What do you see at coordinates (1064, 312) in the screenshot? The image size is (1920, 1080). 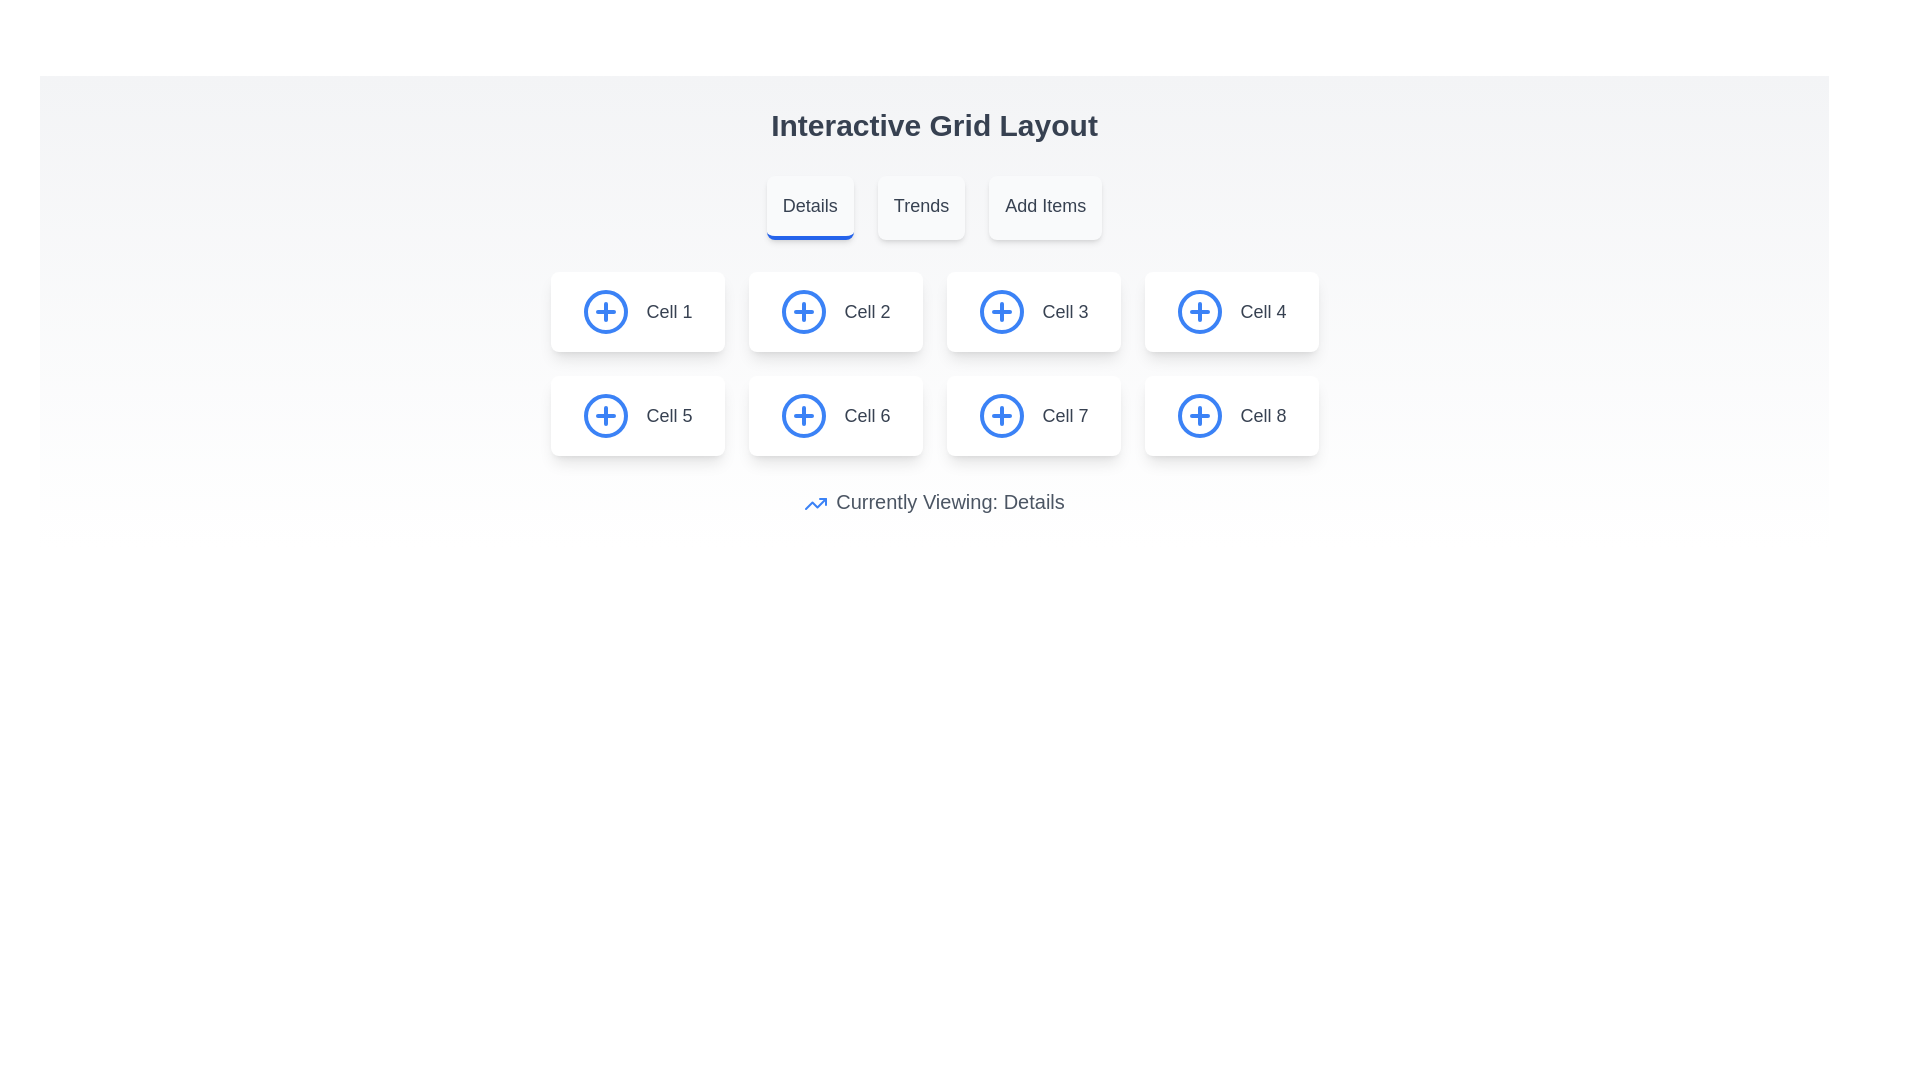 I see `the Static Text Label displaying 'Cell 3' which is styled with a large gray font and located within a light background card in the top row of a grid layout` at bounding box center [1064, 312].